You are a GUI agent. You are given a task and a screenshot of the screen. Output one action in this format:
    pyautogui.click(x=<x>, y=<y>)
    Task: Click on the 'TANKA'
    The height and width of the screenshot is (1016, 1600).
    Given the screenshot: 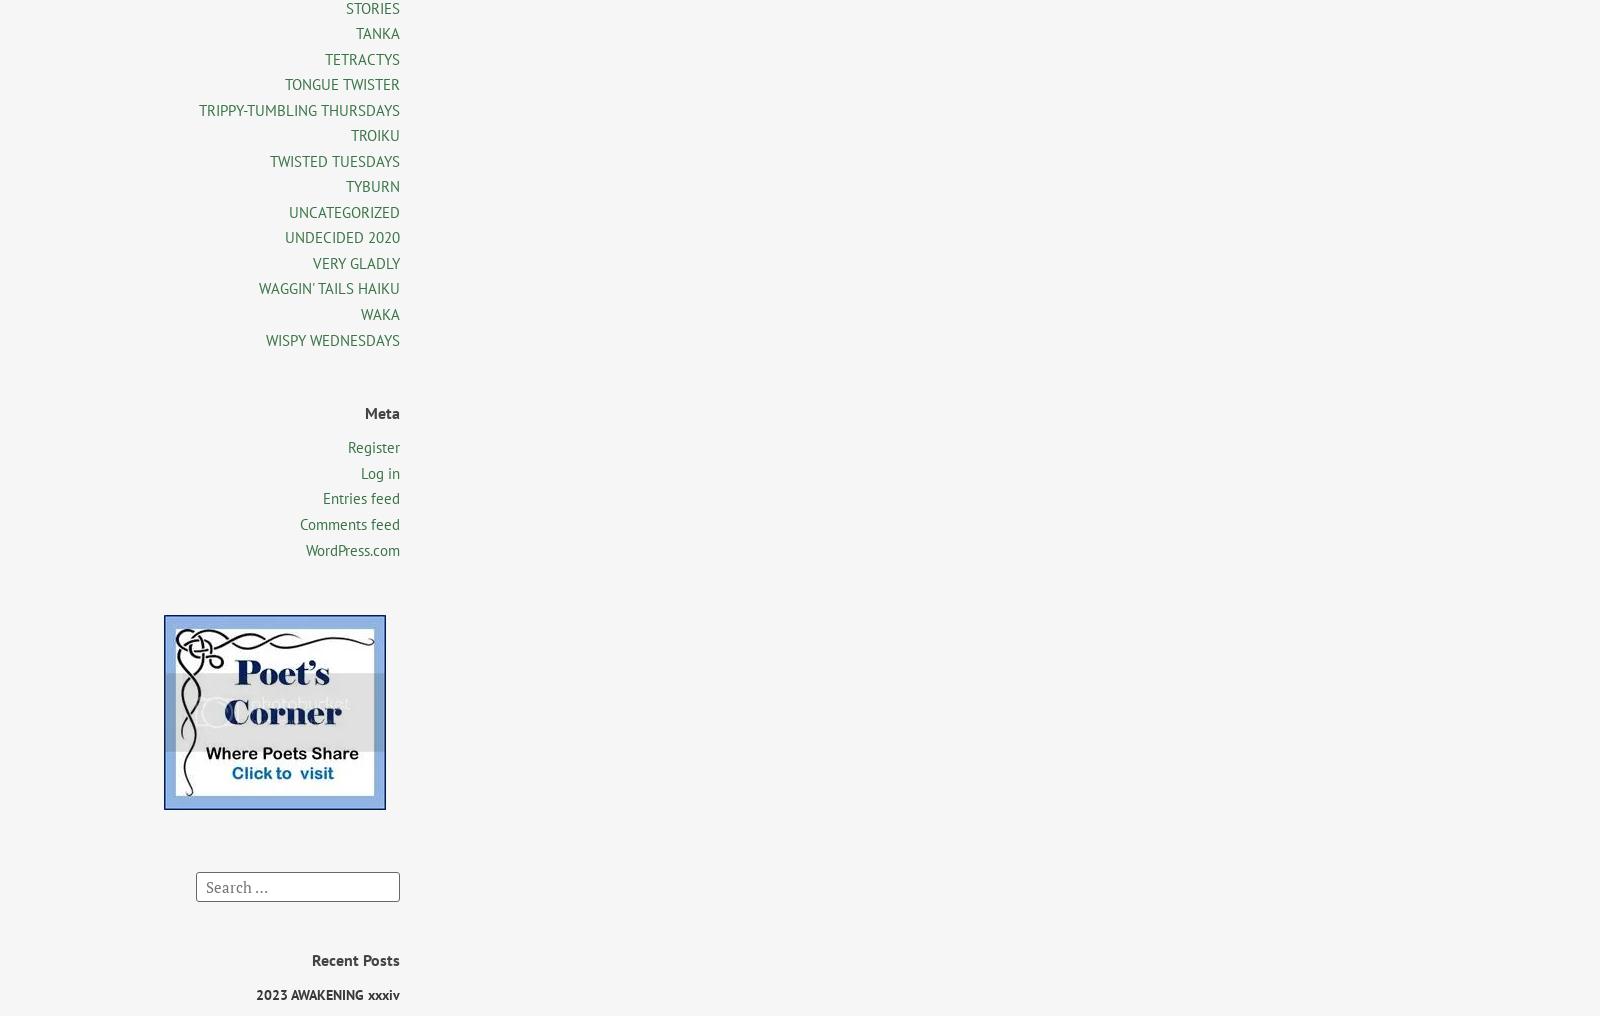 What is the action you would take?
    pyautogui.click(x=378, y=32)
    